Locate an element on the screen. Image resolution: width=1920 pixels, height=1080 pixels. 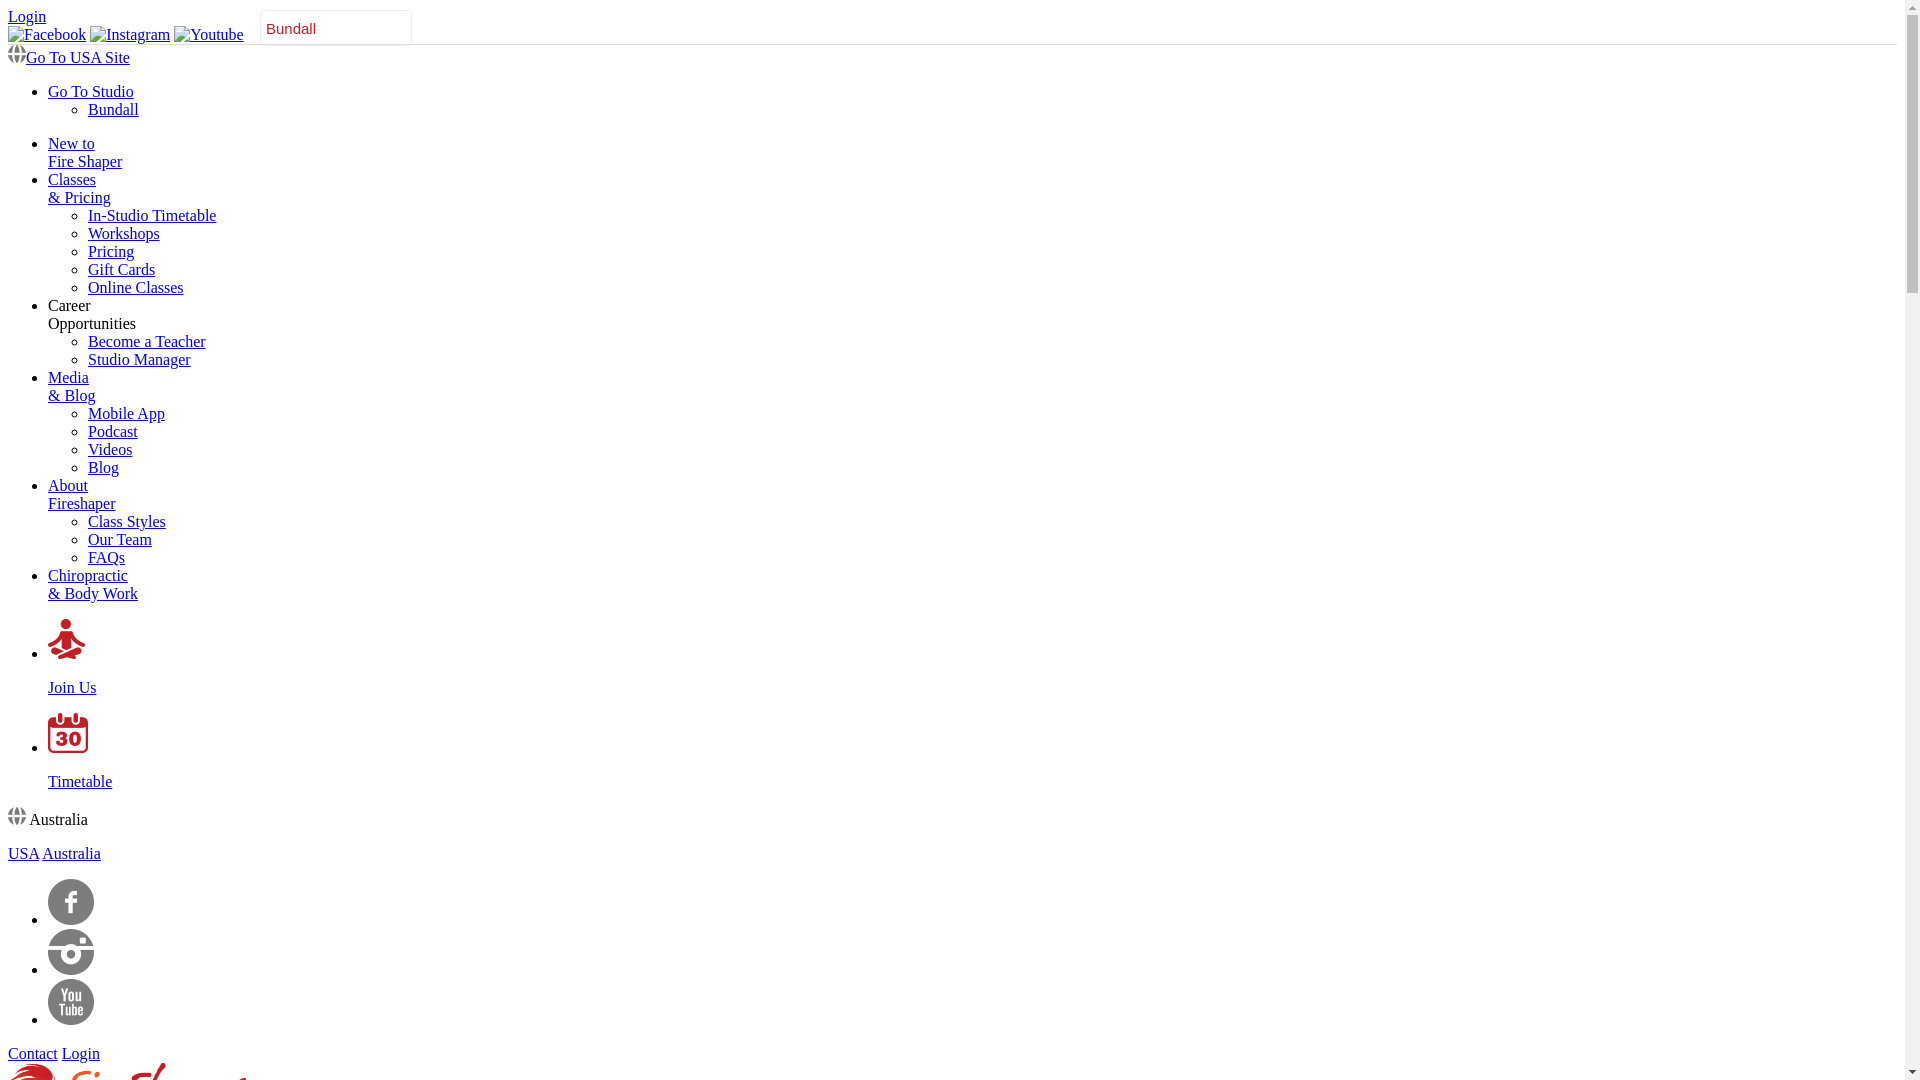
'FAQs' is located at coordinates (86, 557).